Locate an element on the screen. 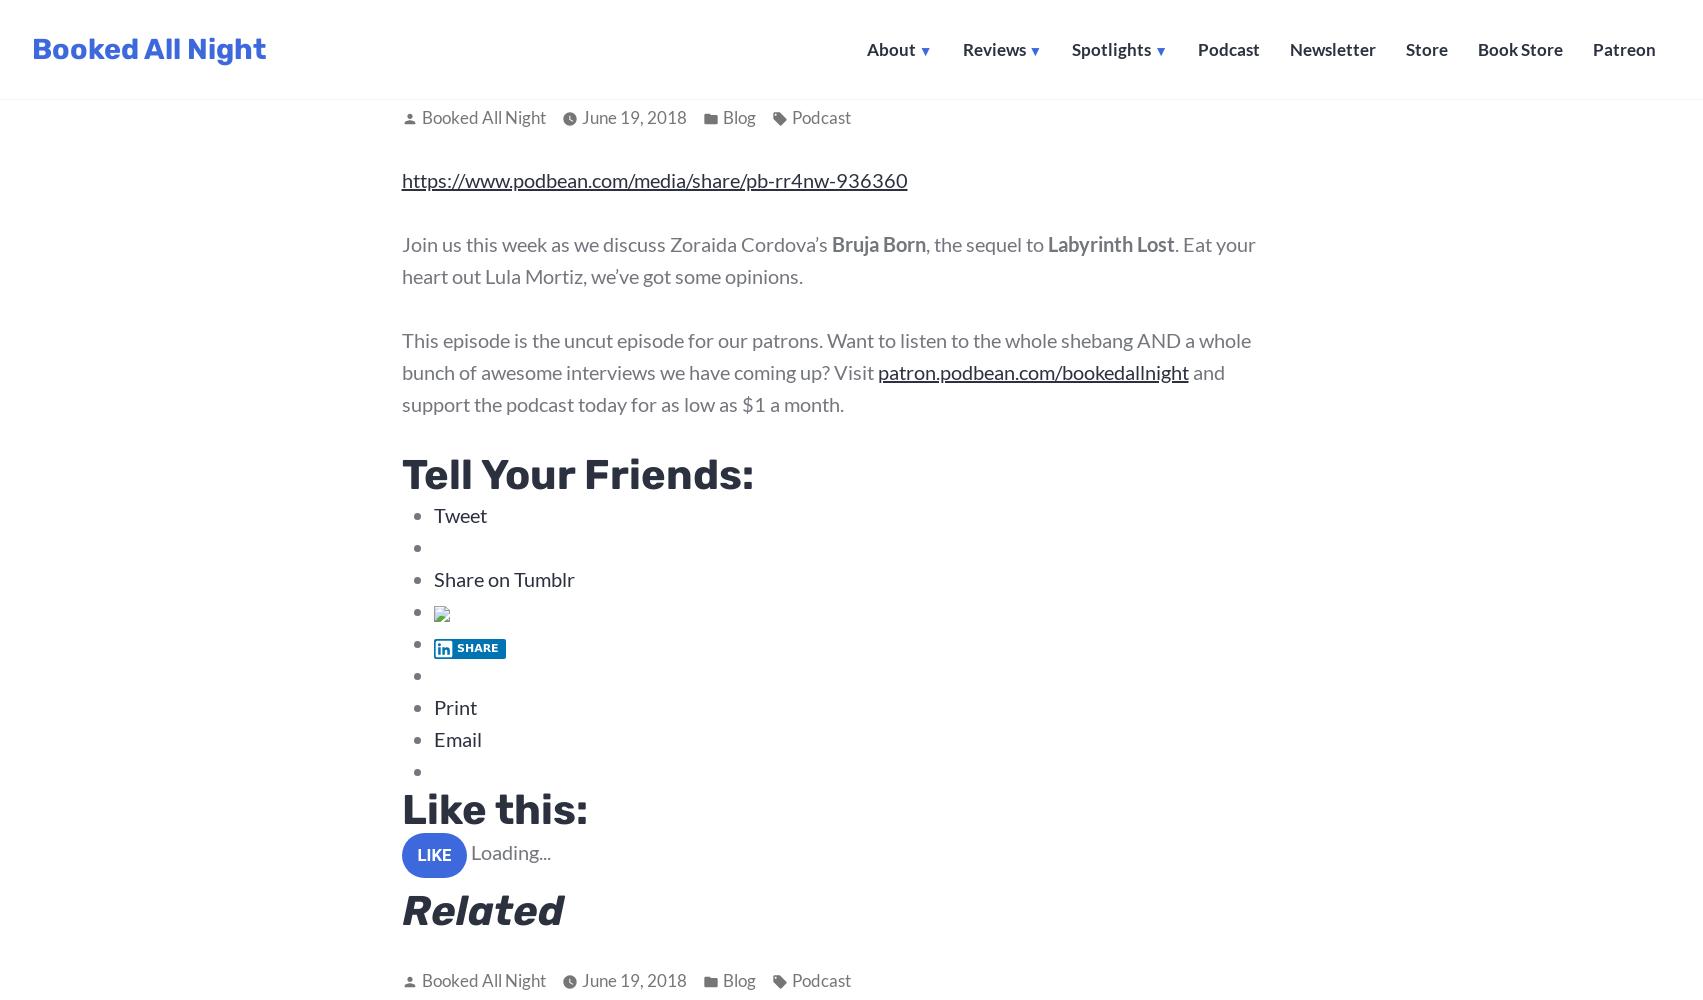  'Share on Tumblr' is located at coordinates (433, 577).